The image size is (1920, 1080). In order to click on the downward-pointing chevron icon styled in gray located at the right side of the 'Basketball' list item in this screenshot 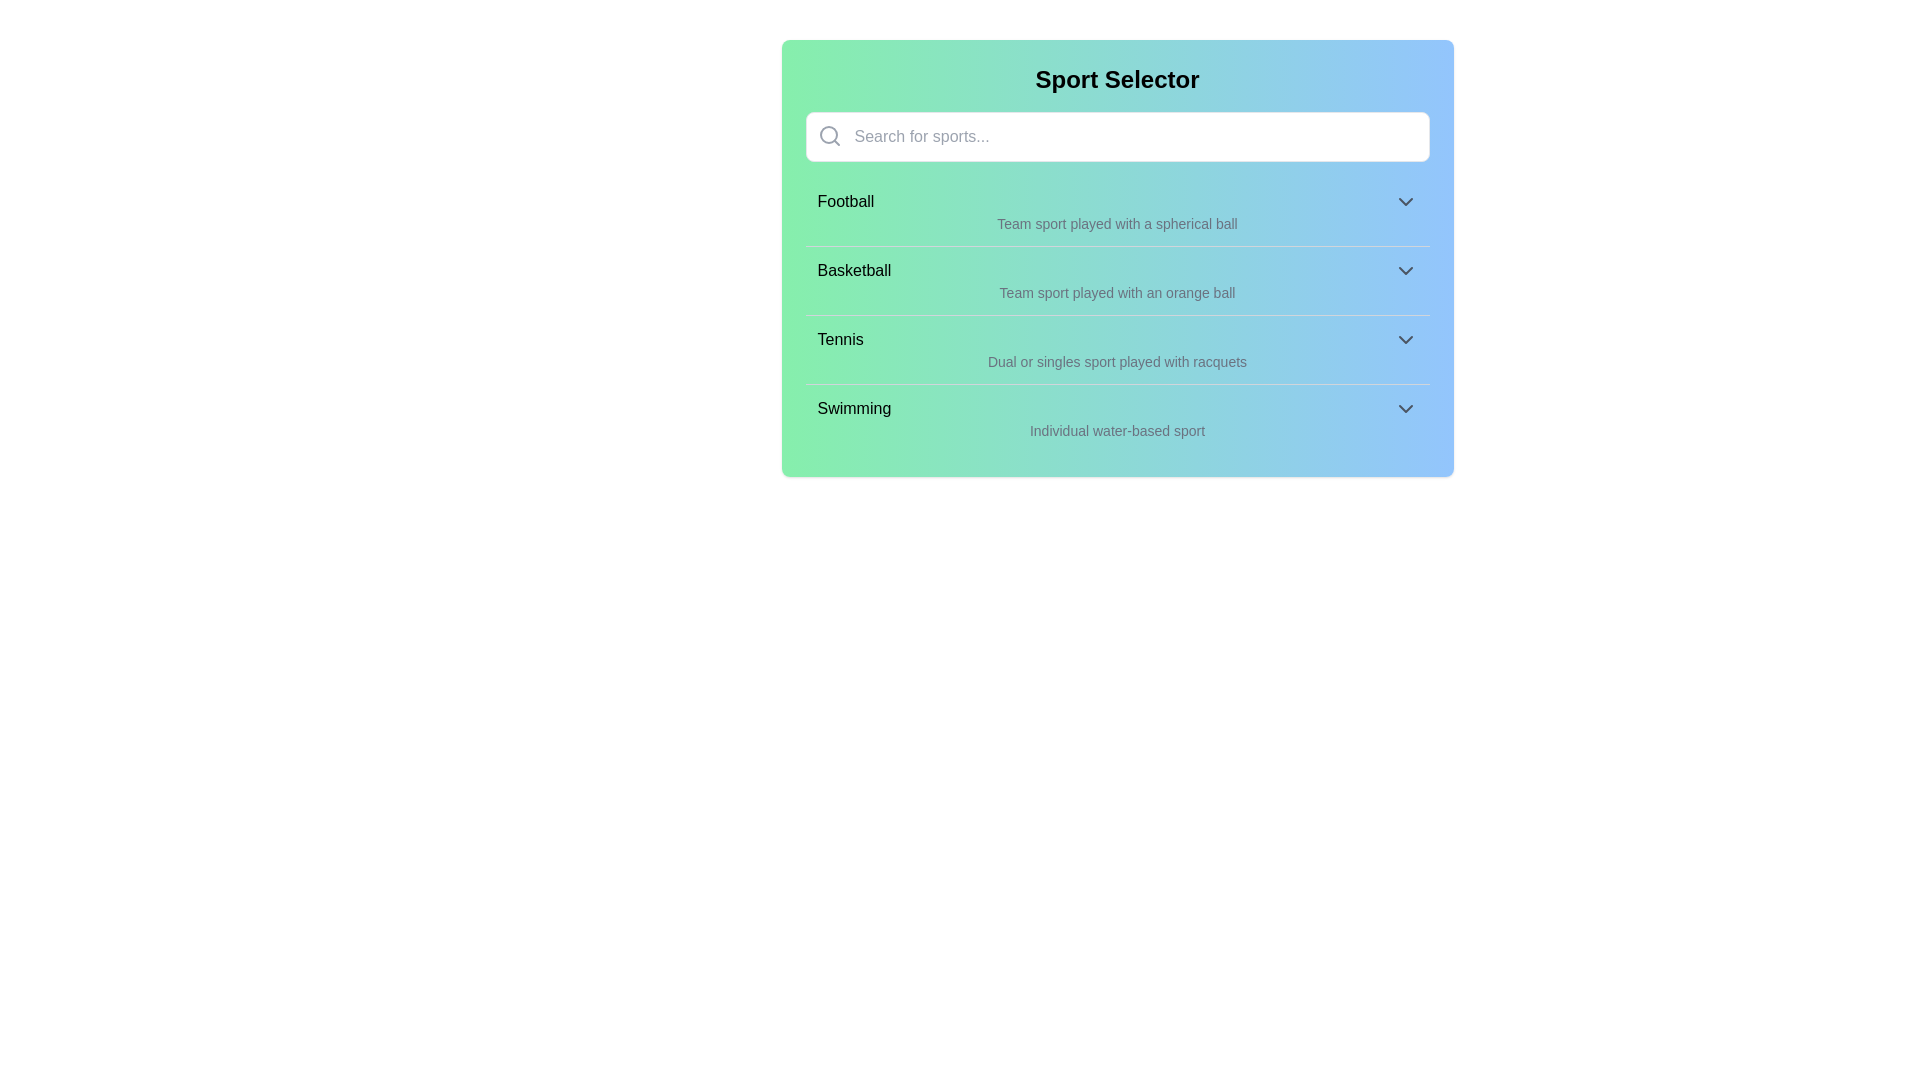, I will do `click(1404, 270)`.